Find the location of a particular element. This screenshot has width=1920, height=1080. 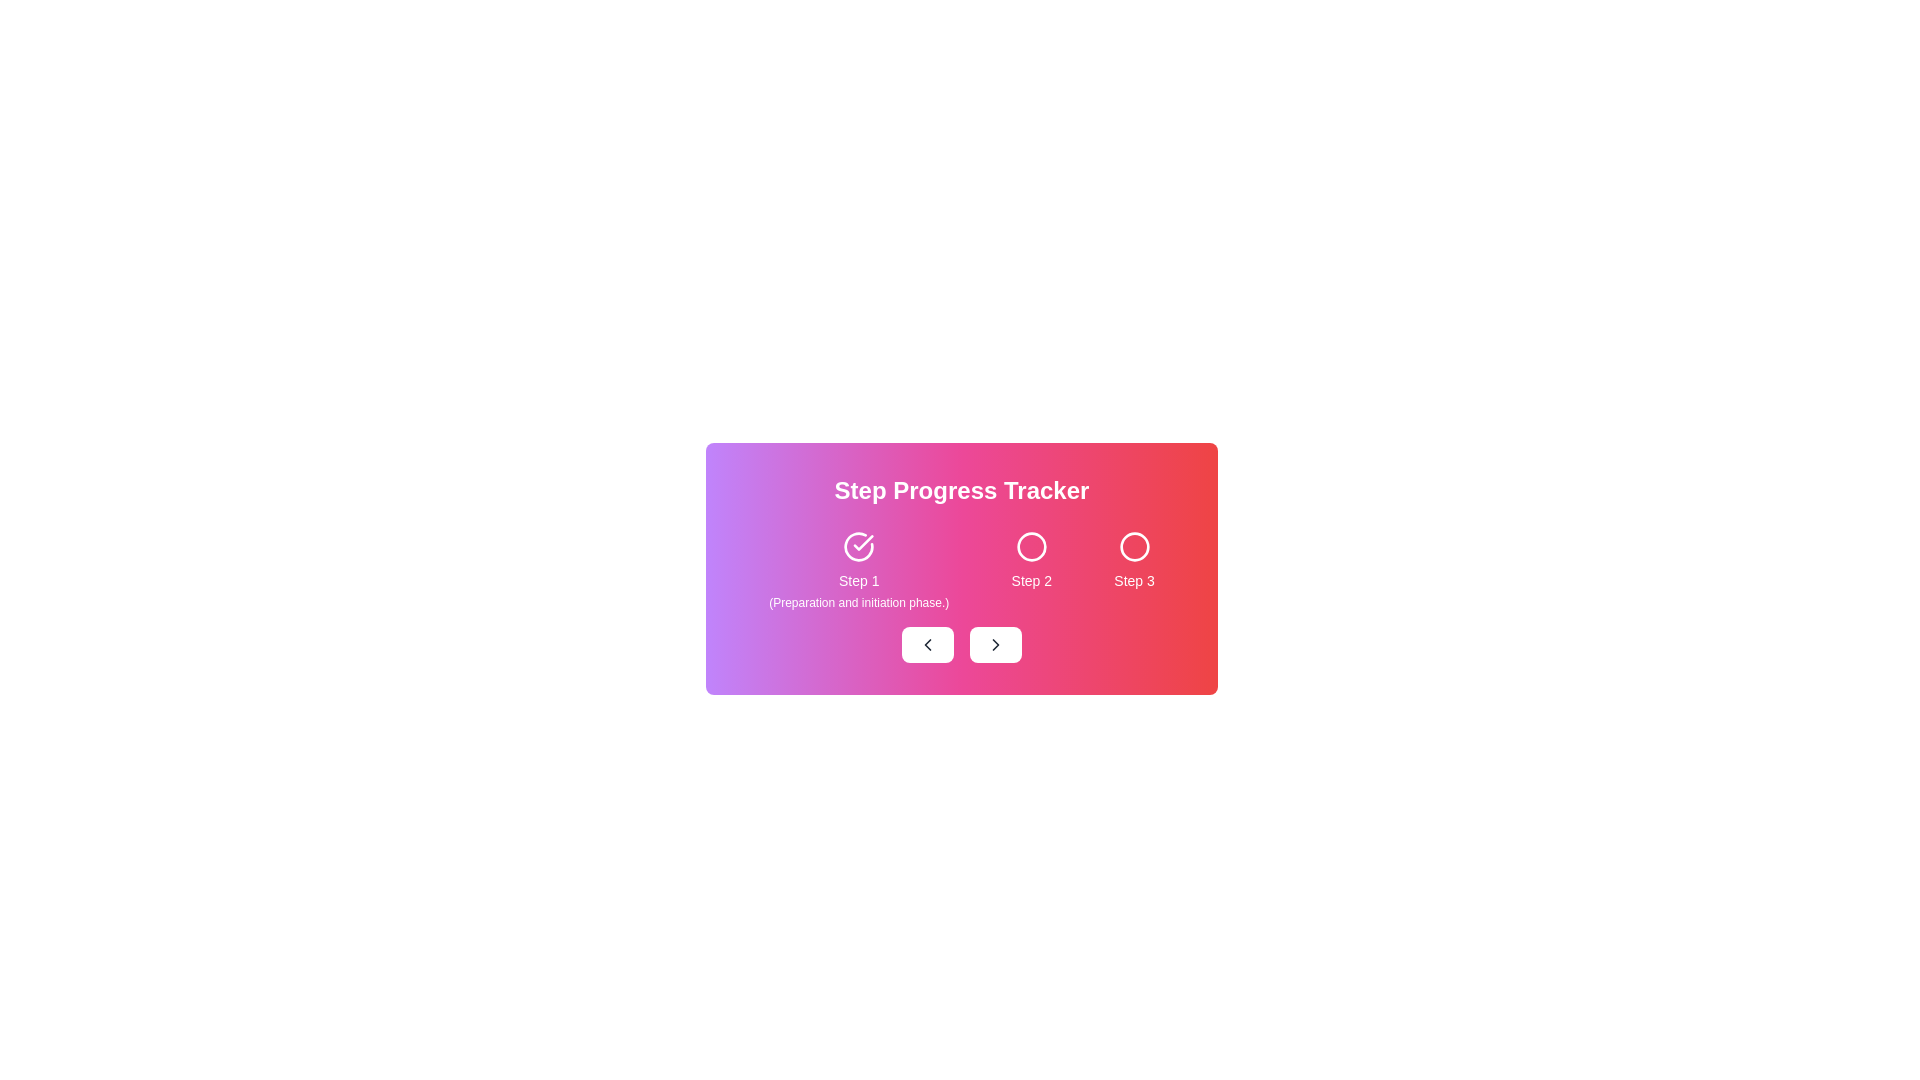

the middle progress step marker indicating the second step in the multi-step process is located at coordinates (1031, 547).